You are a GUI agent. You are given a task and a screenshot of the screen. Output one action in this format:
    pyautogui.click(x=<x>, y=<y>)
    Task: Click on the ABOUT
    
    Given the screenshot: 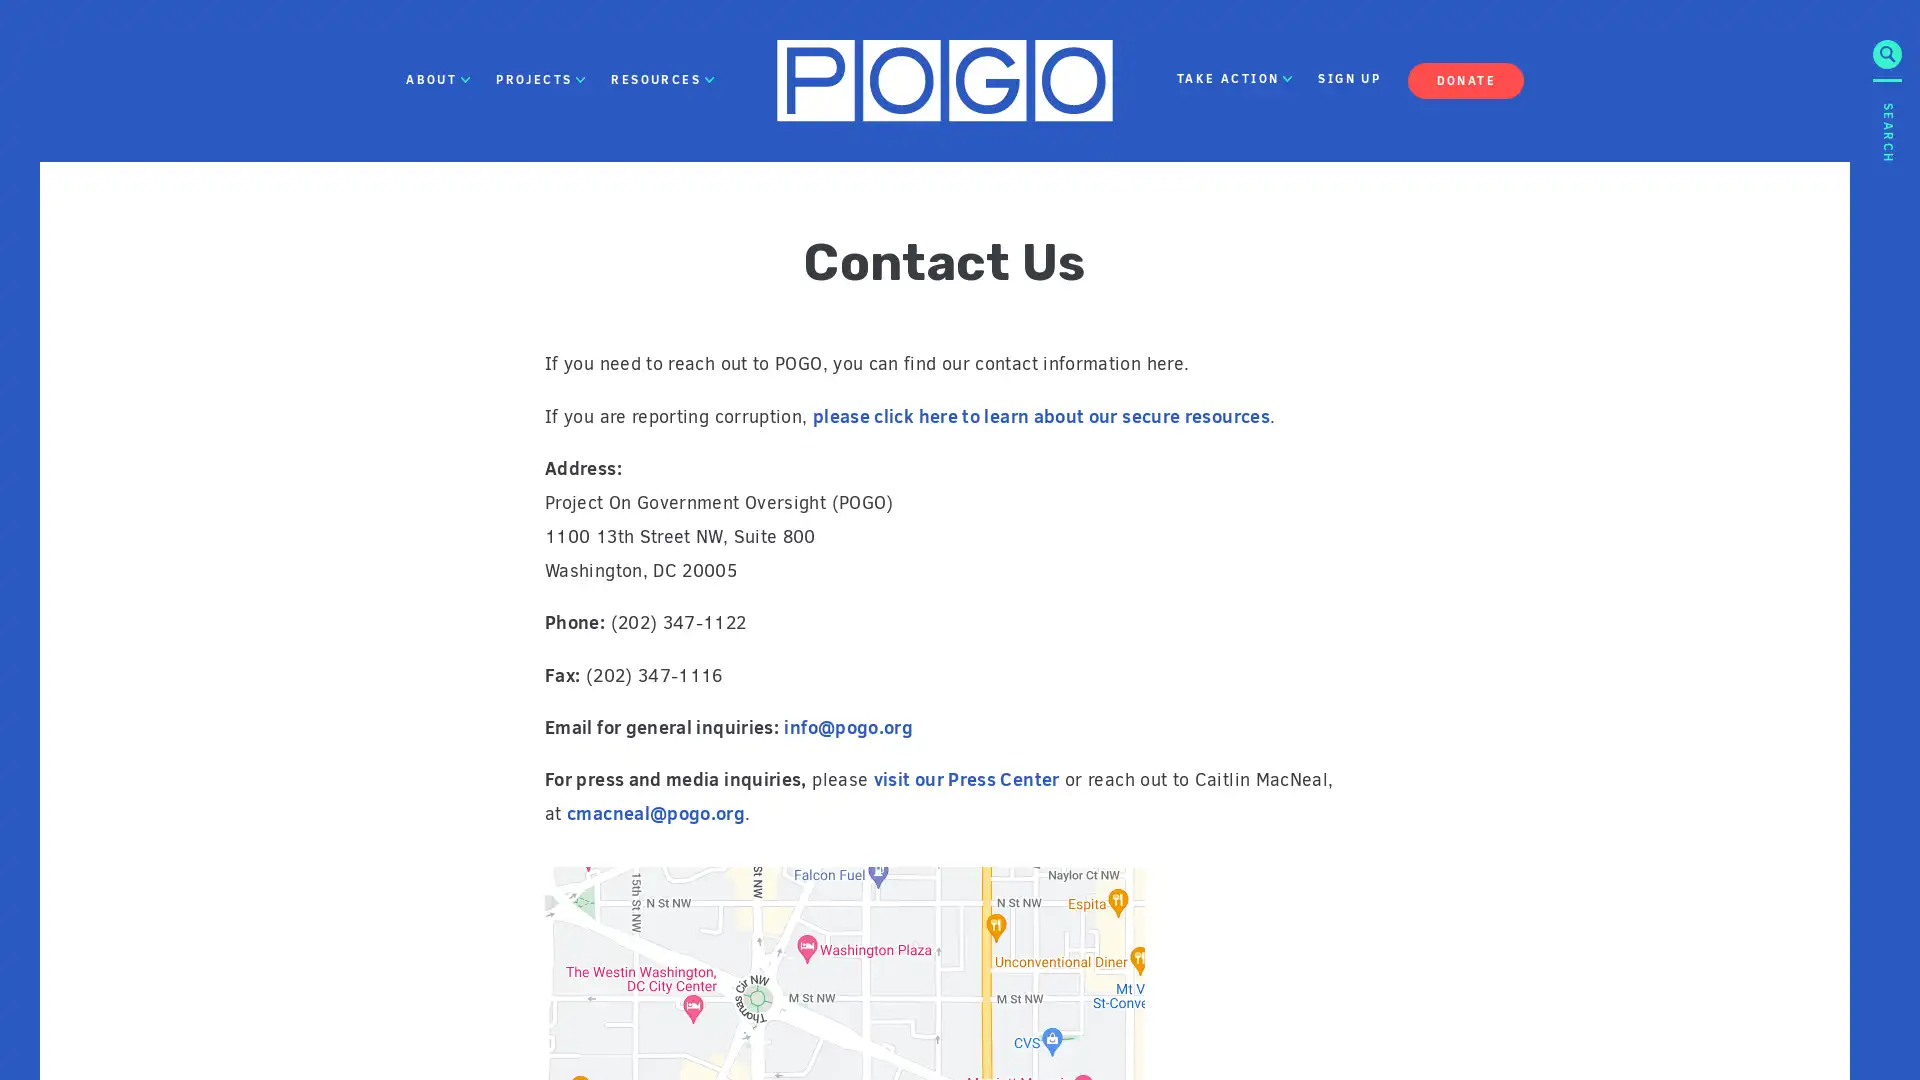 What is the action you would take?
    pyautogui.click(x=437, y=79)
    